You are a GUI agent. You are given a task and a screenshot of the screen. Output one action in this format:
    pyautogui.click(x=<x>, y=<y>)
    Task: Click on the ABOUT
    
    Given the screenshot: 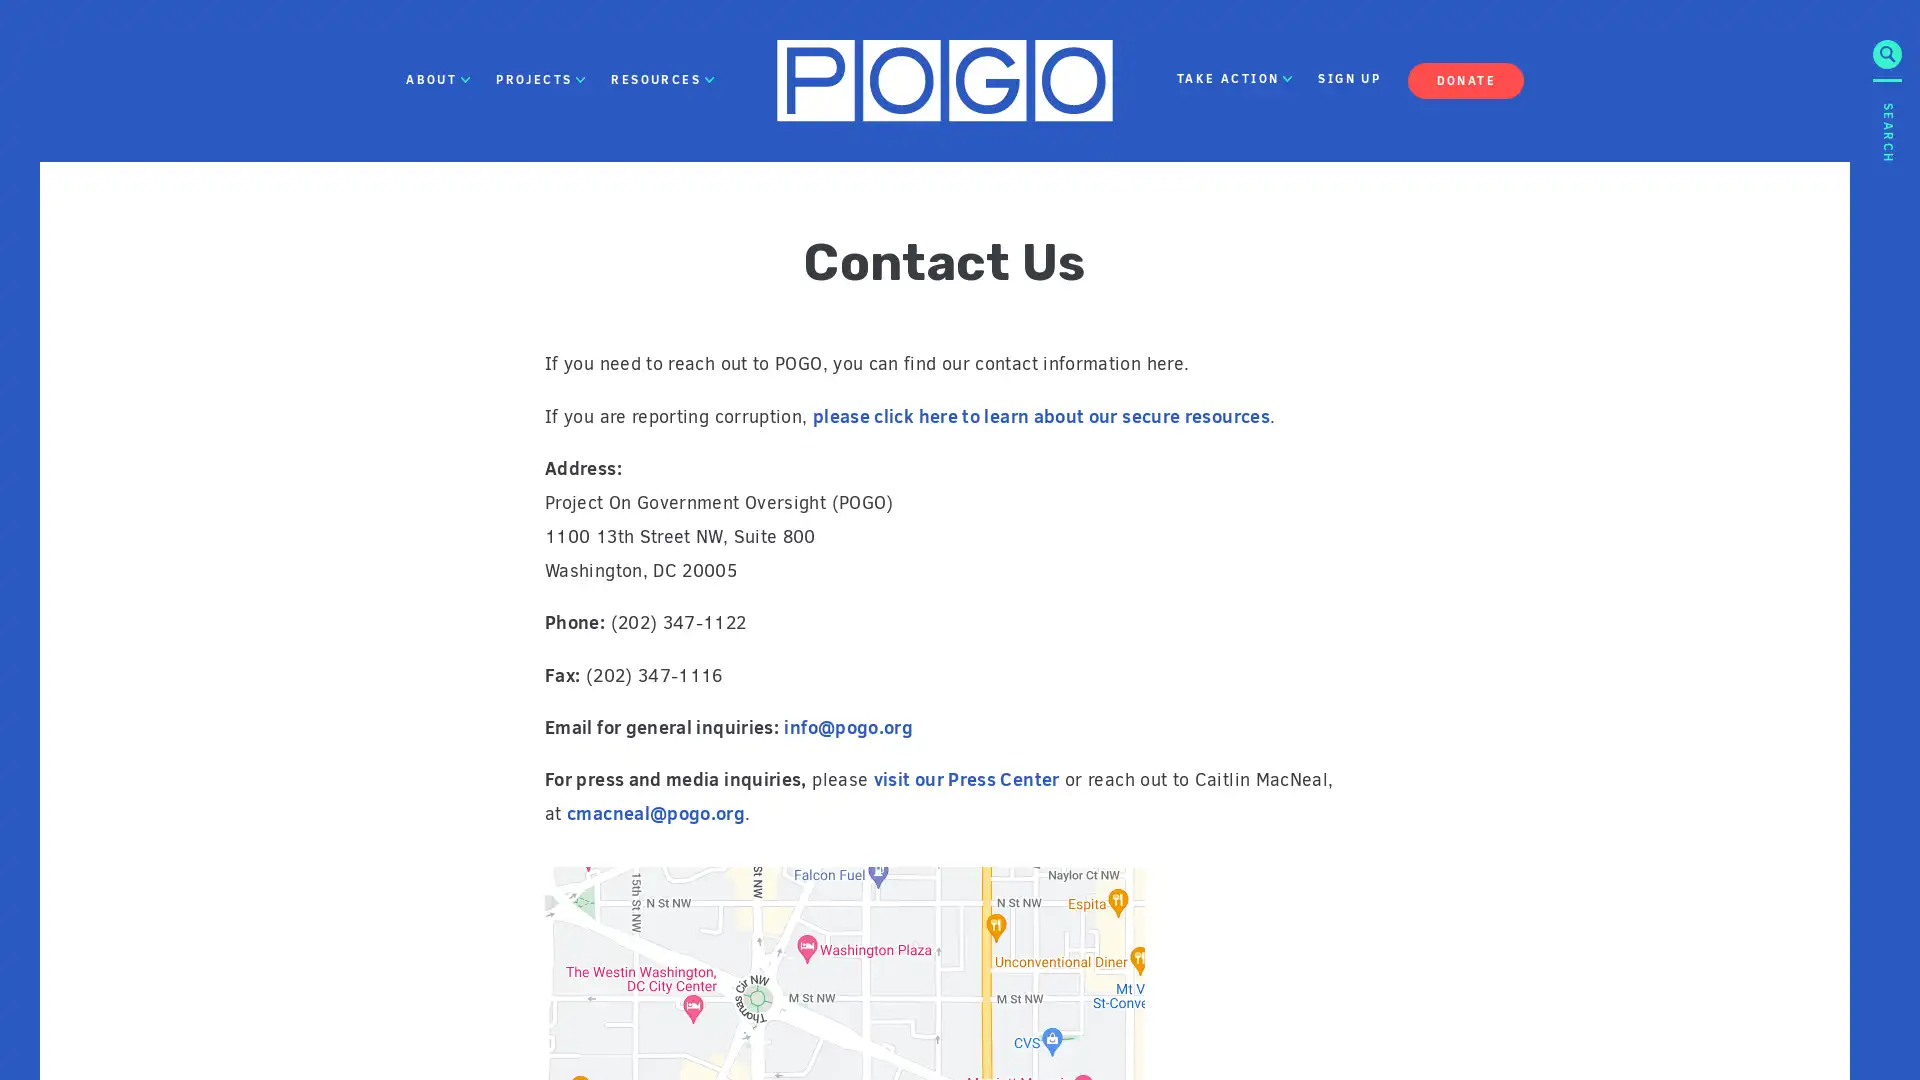 What is the action you would take?
    pyautogui.click(x=437, y=79)
    